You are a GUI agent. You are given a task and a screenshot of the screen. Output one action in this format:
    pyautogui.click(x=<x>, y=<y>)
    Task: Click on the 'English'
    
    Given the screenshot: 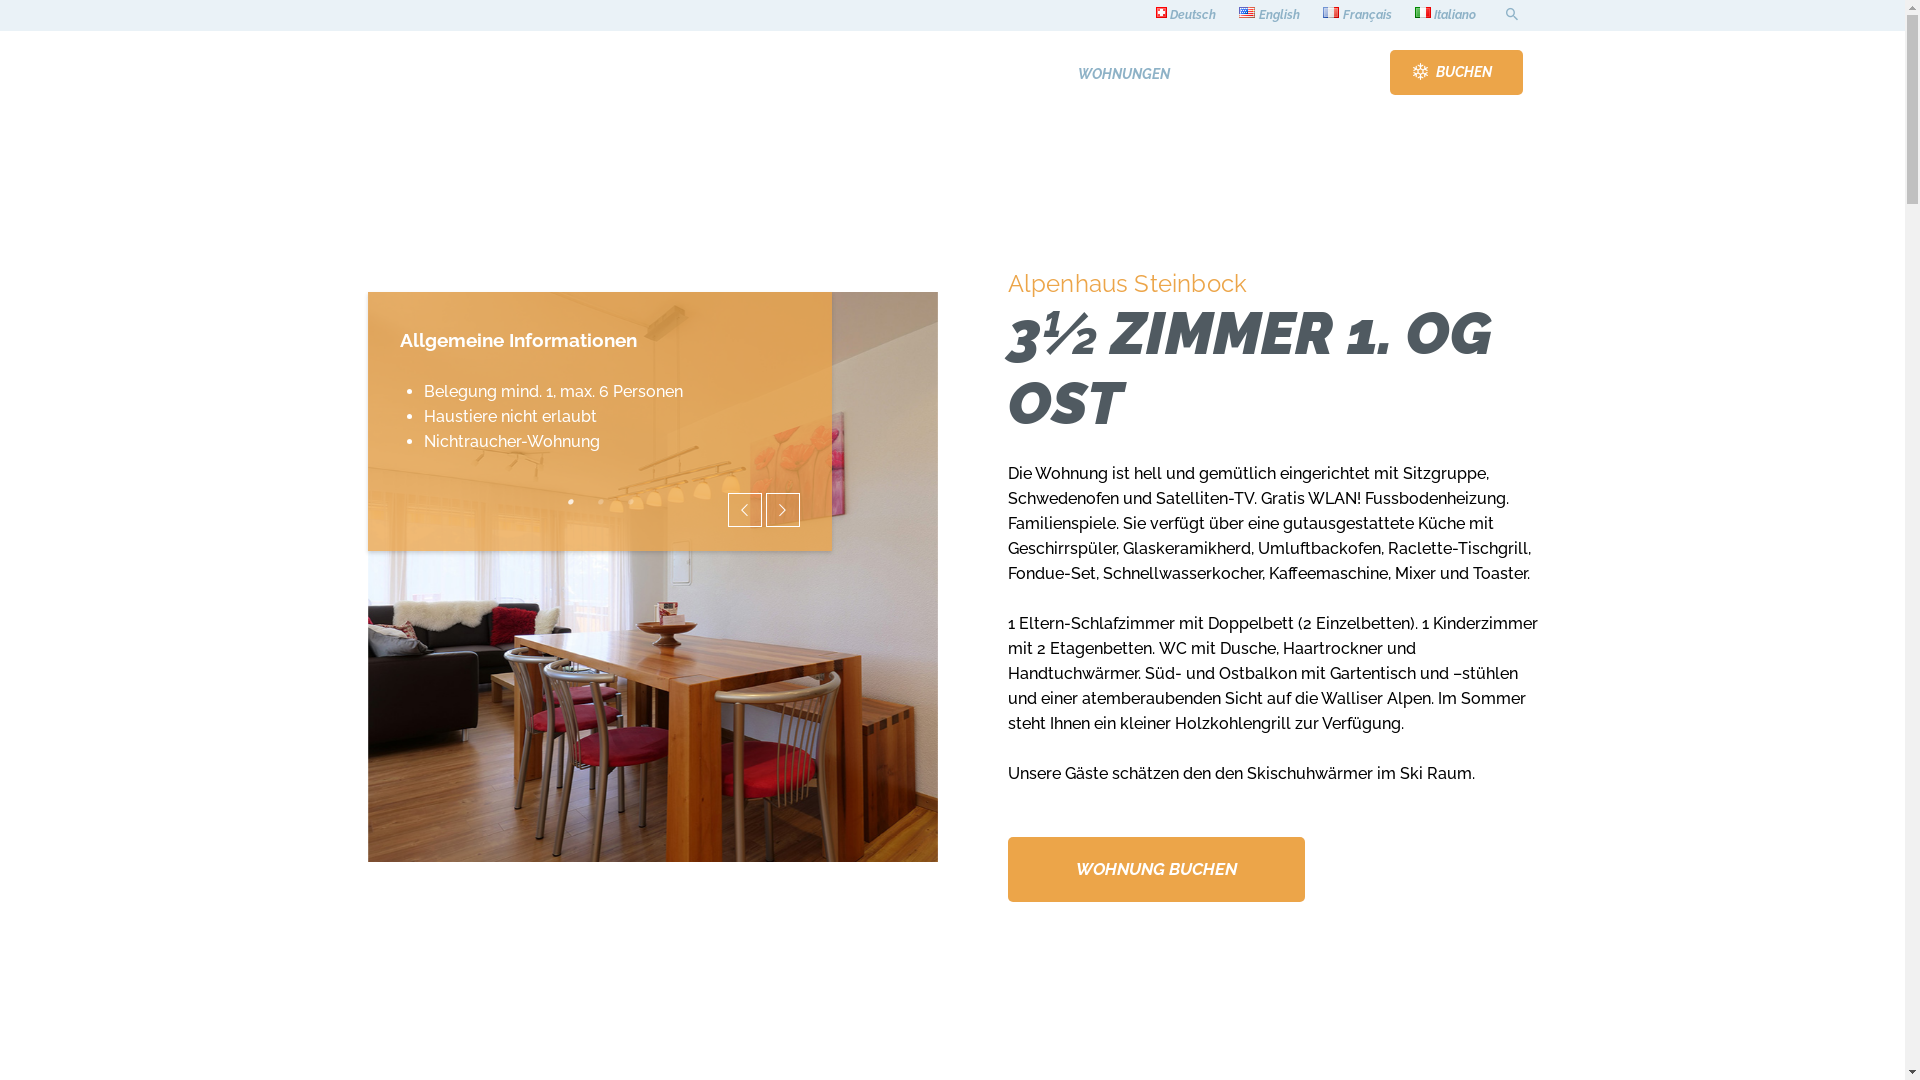 What is the action you would take?
    pyautogui.click(x=1269, y=15)
    